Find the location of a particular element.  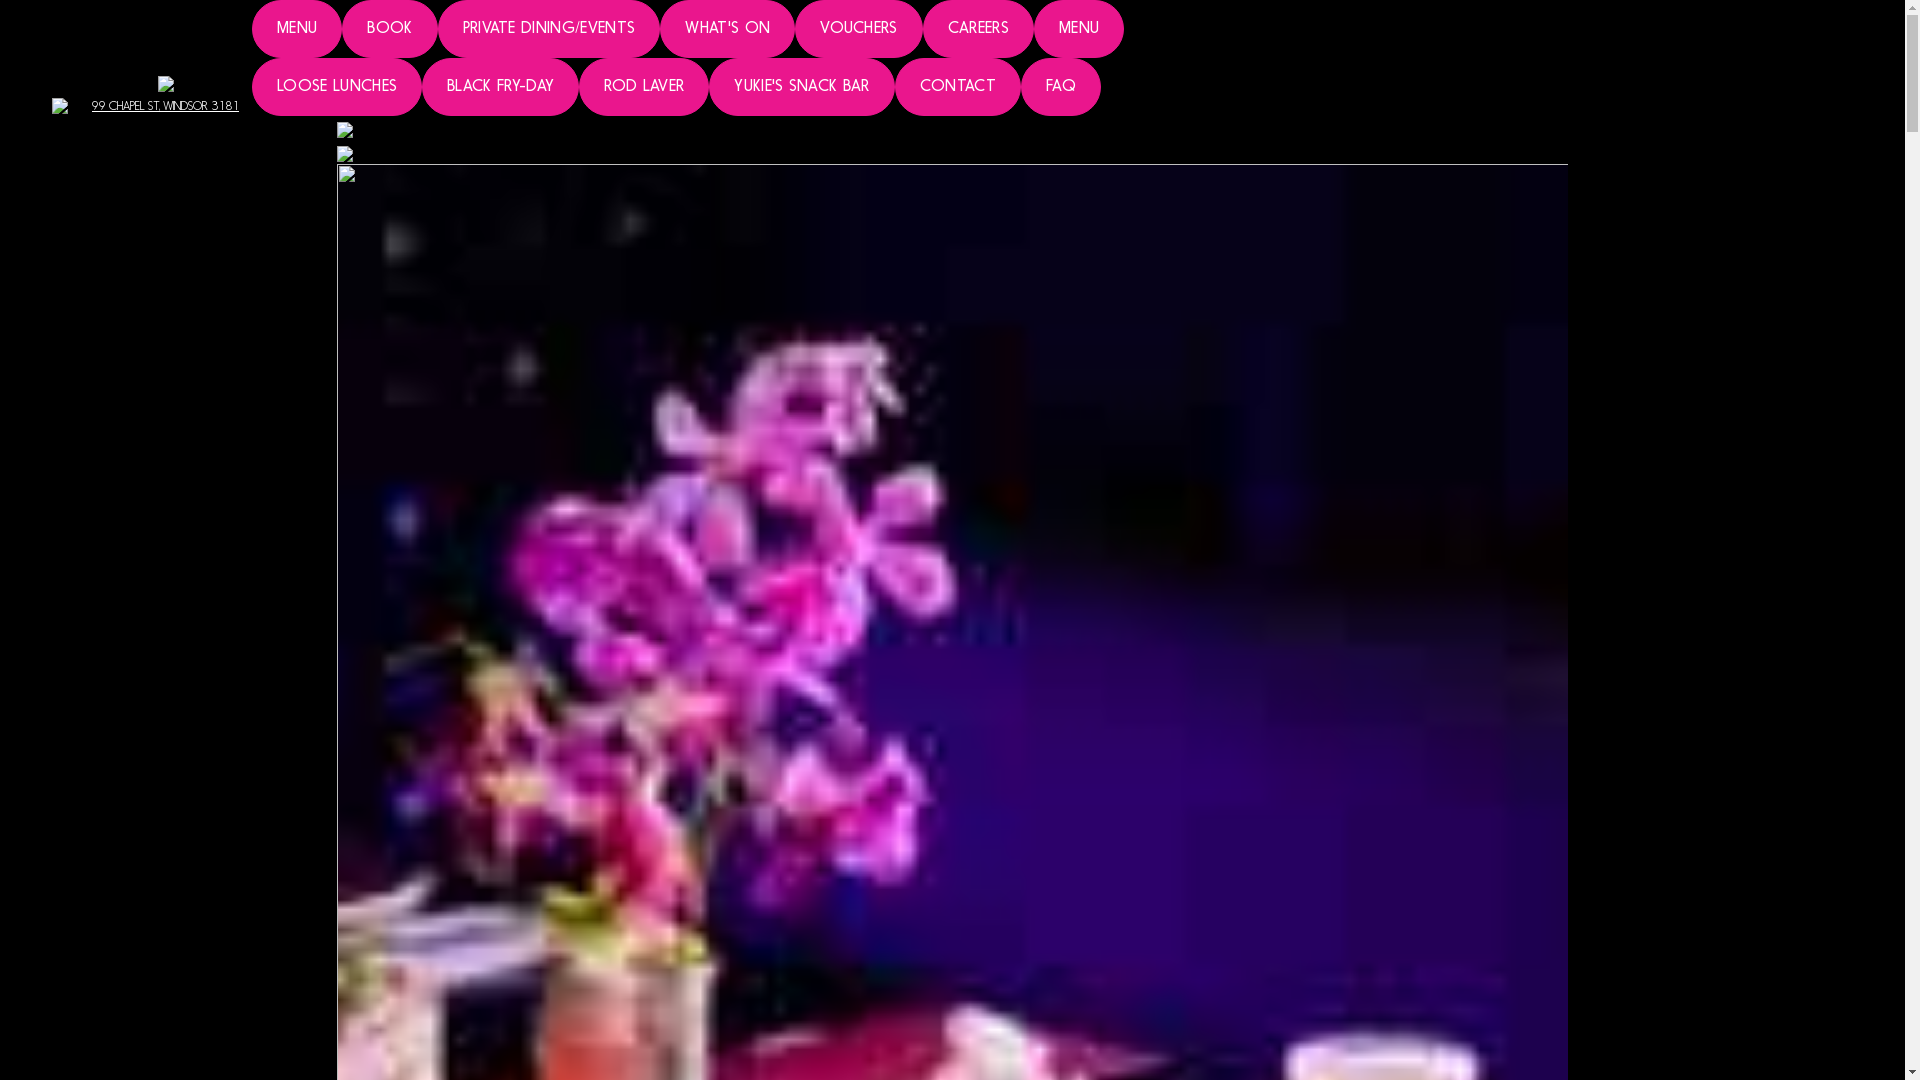

'BLACK FRY-DAY' is located at coordinates (500, 86).